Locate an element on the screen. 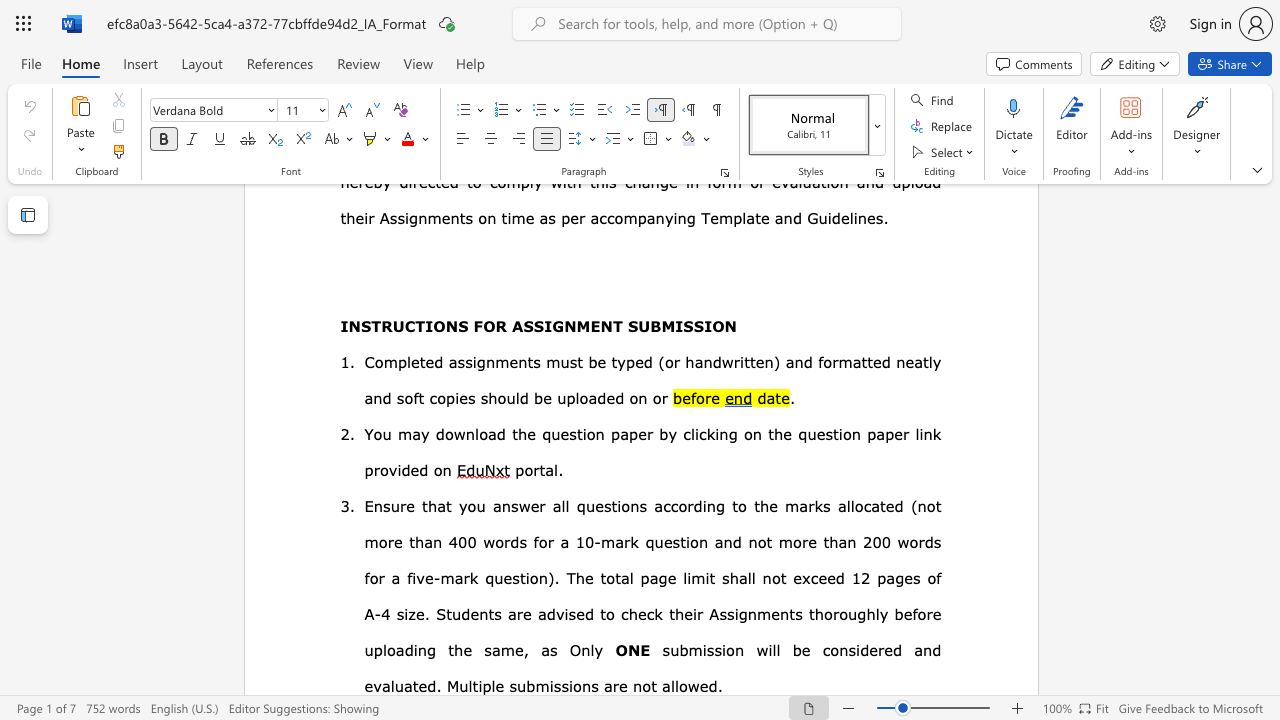 This screenshot has height=720, width=1280. the subset text "uated." within the text "will be considered and evaluated." is located at coordinates (394, 685).